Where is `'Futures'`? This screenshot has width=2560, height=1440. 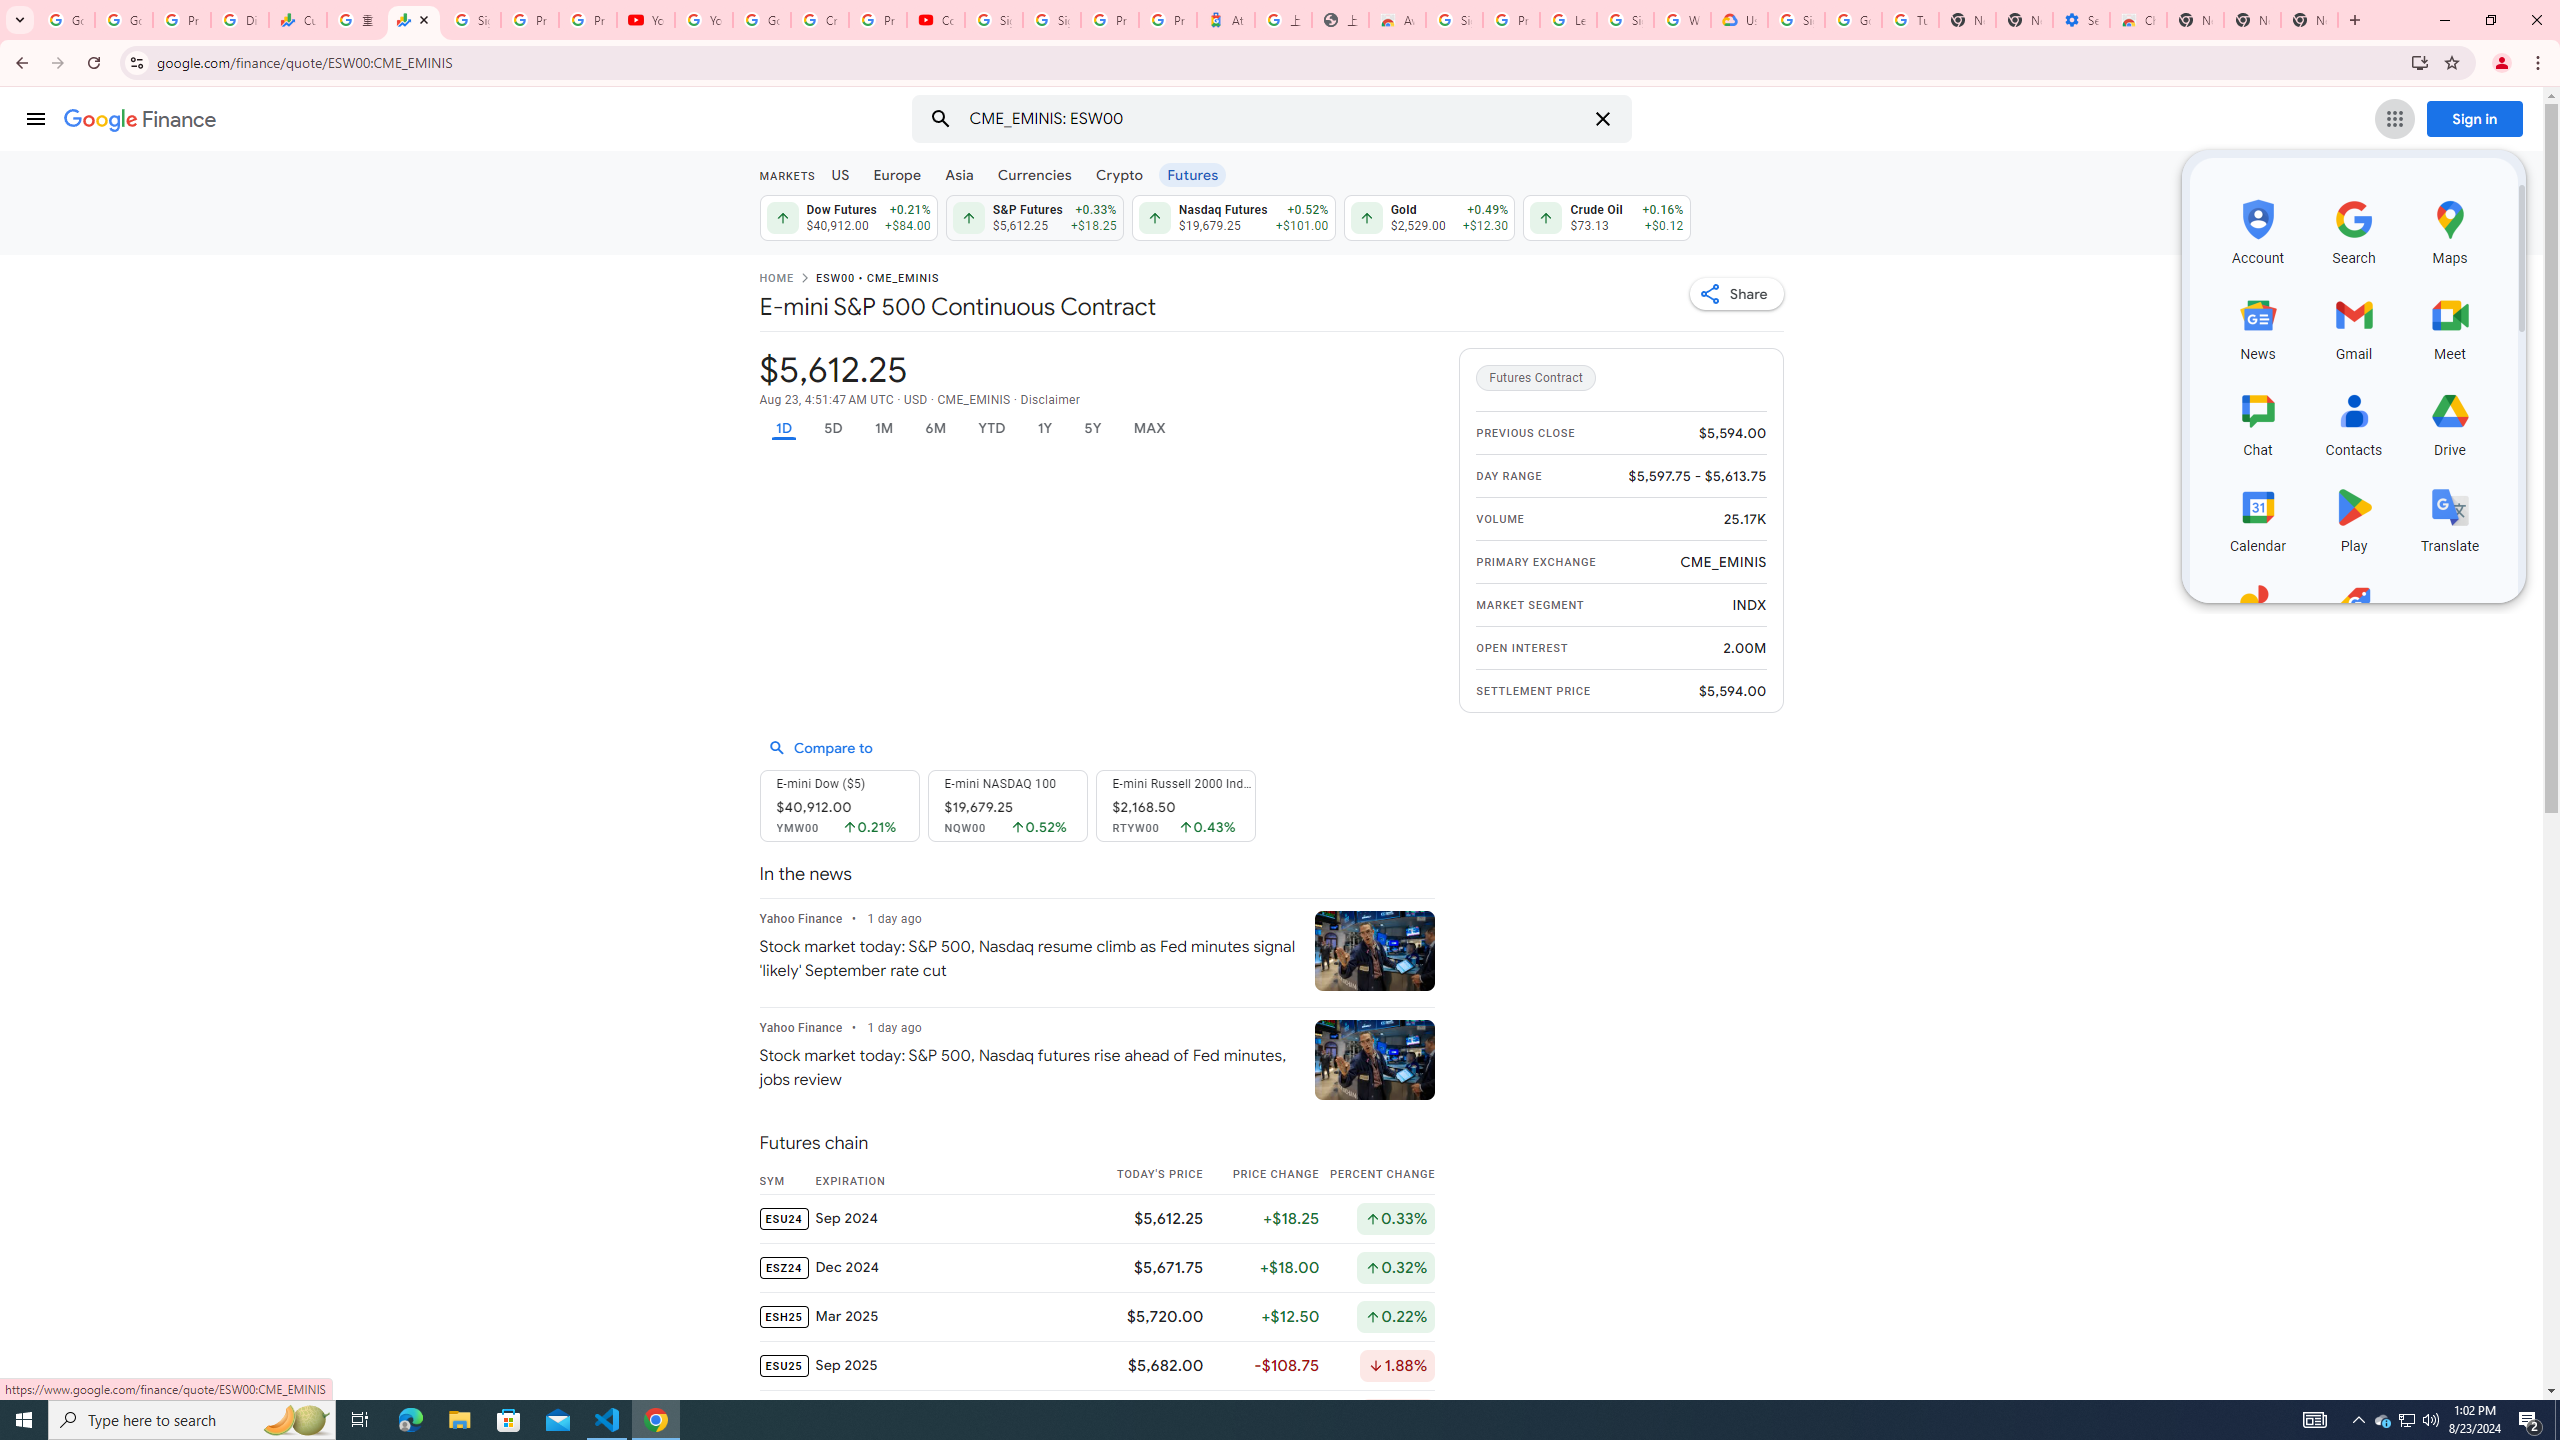 'Futures' is located at coordinates (1191, 173).